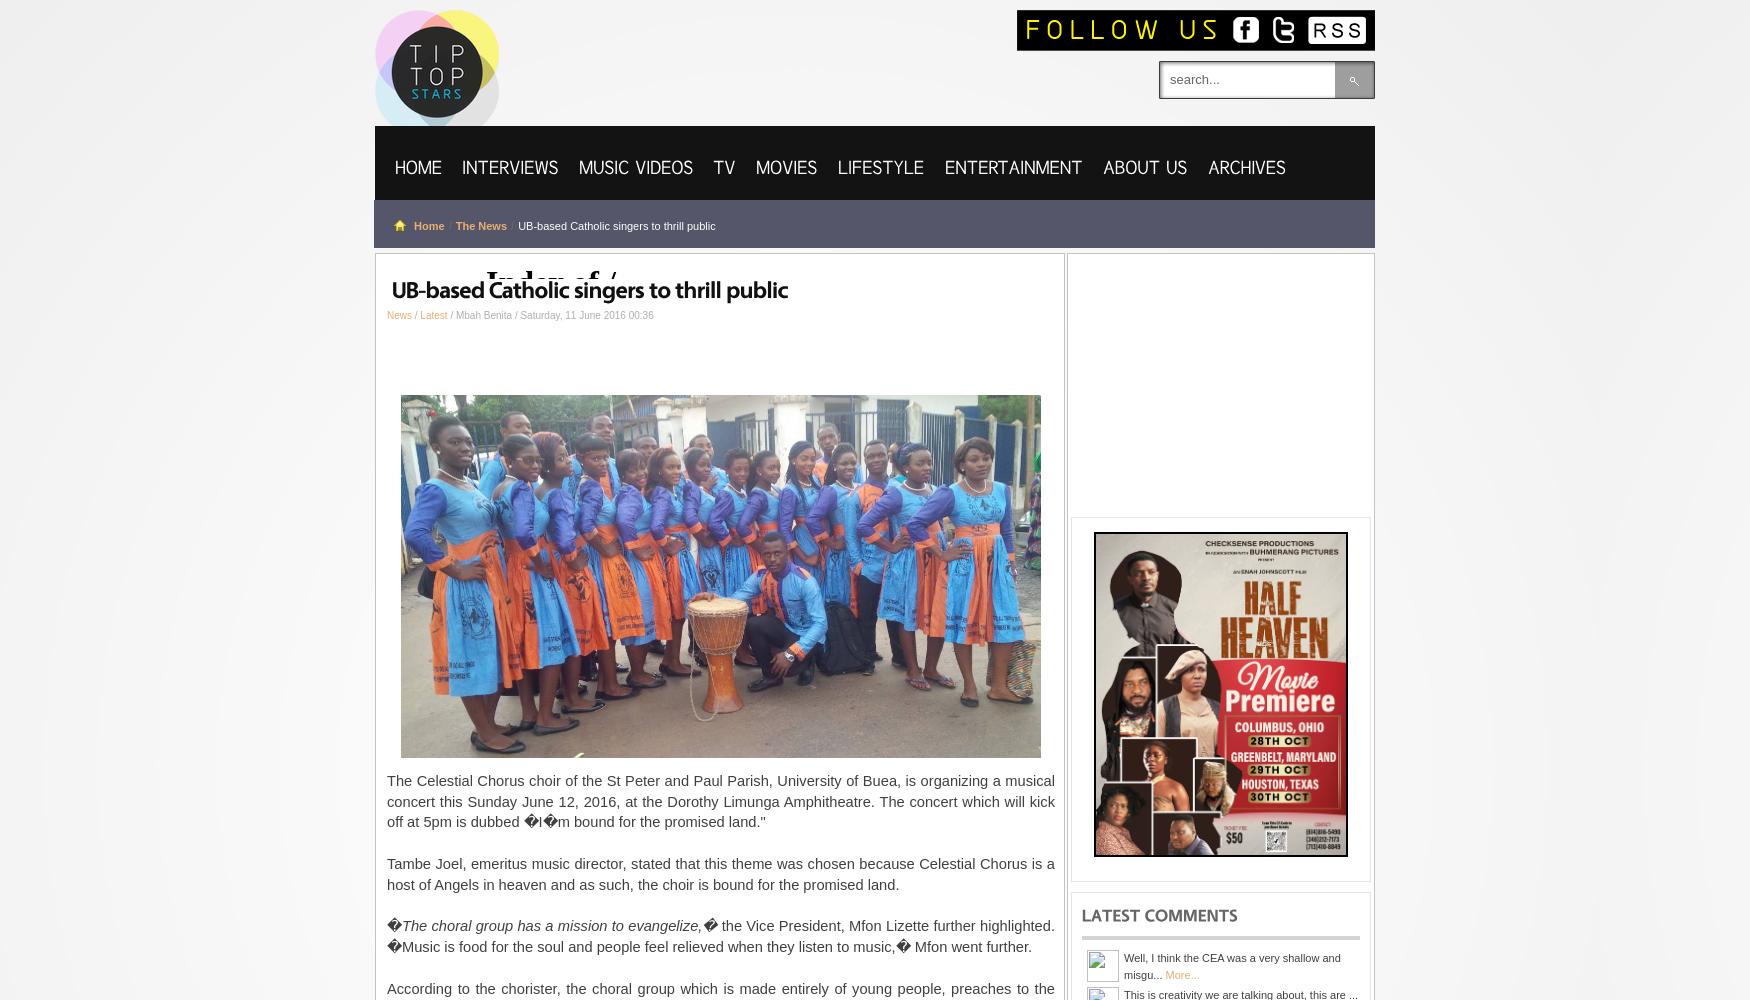 This screenshot has height=1000, width=1750. Describe the element at coordinates (721, 936) in the screenshot. I see `'the Vice President, Mfon Lizette further highlighted. �Music is food for the soul and people feel relieved when they listen to music,� Mfon went further.'` at that location.